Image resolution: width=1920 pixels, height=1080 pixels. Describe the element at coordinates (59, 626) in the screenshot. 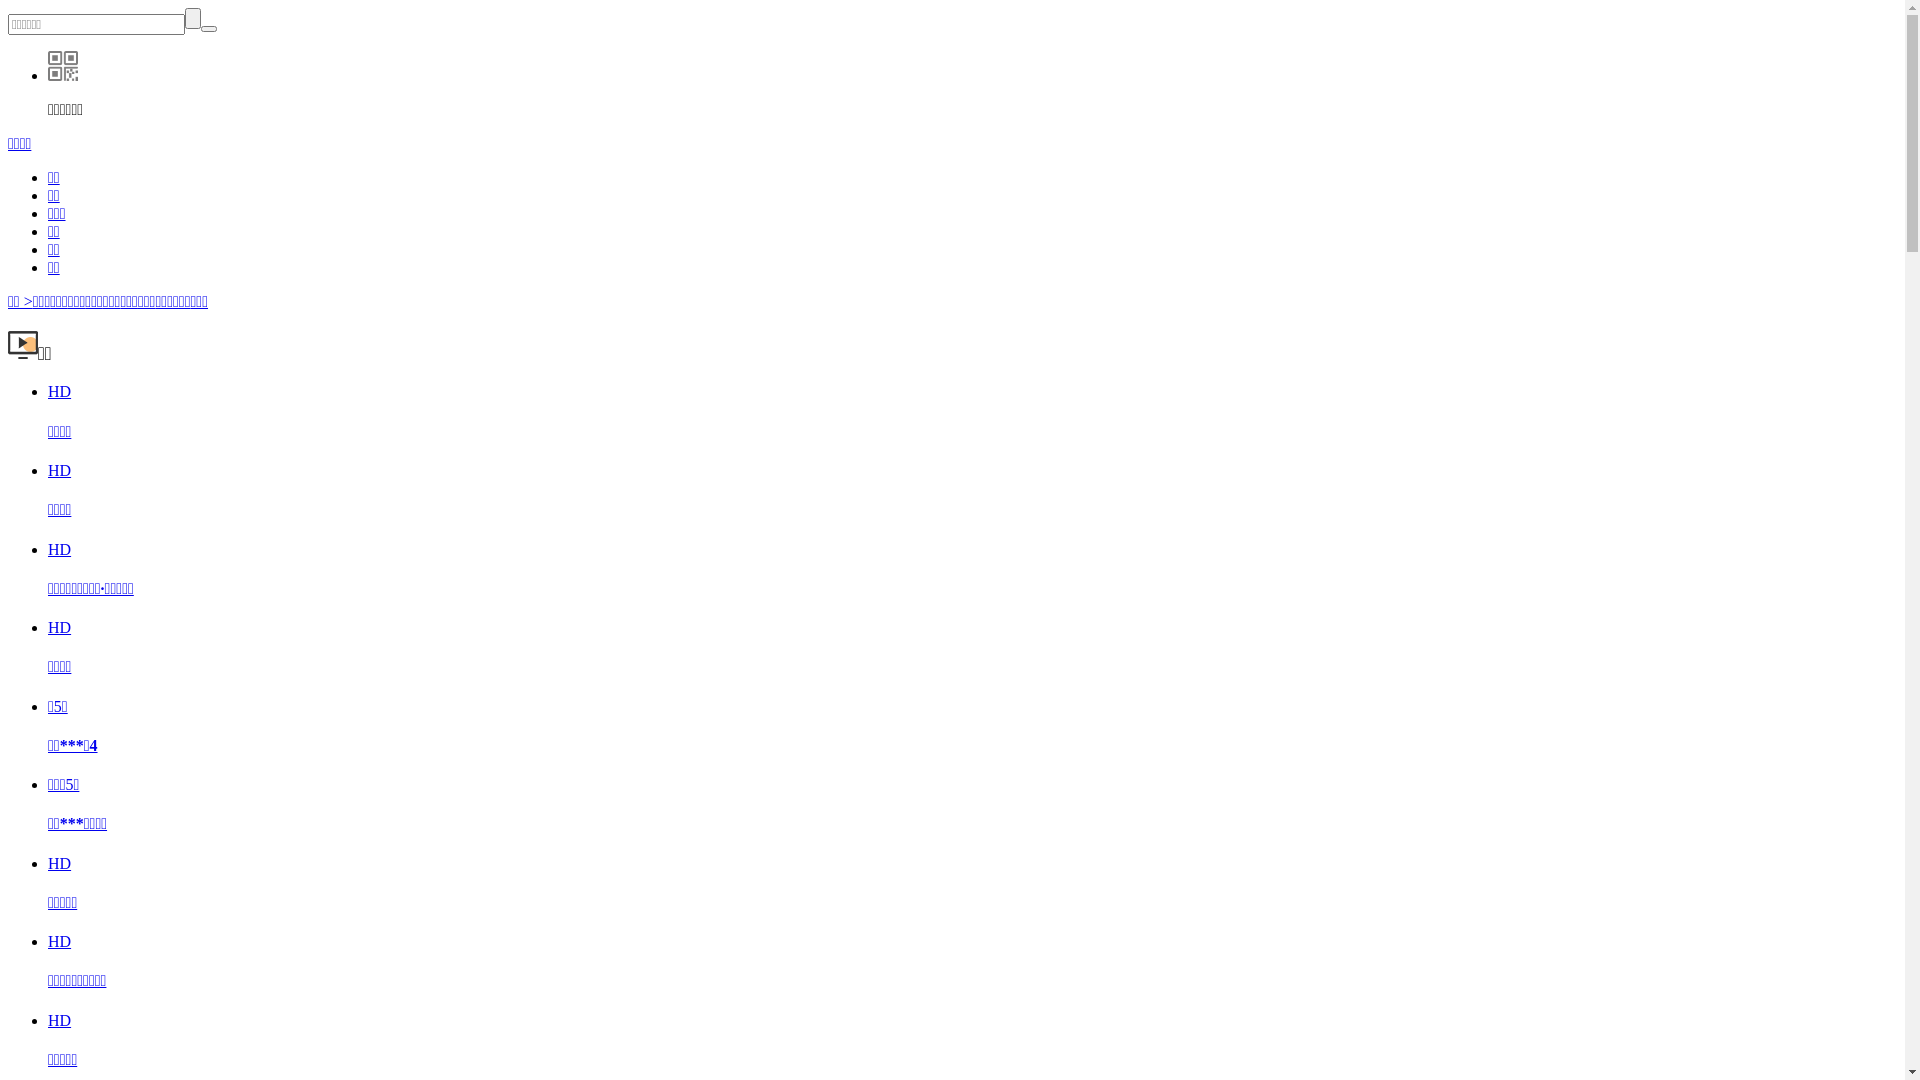

I see `'HD'` at that location.